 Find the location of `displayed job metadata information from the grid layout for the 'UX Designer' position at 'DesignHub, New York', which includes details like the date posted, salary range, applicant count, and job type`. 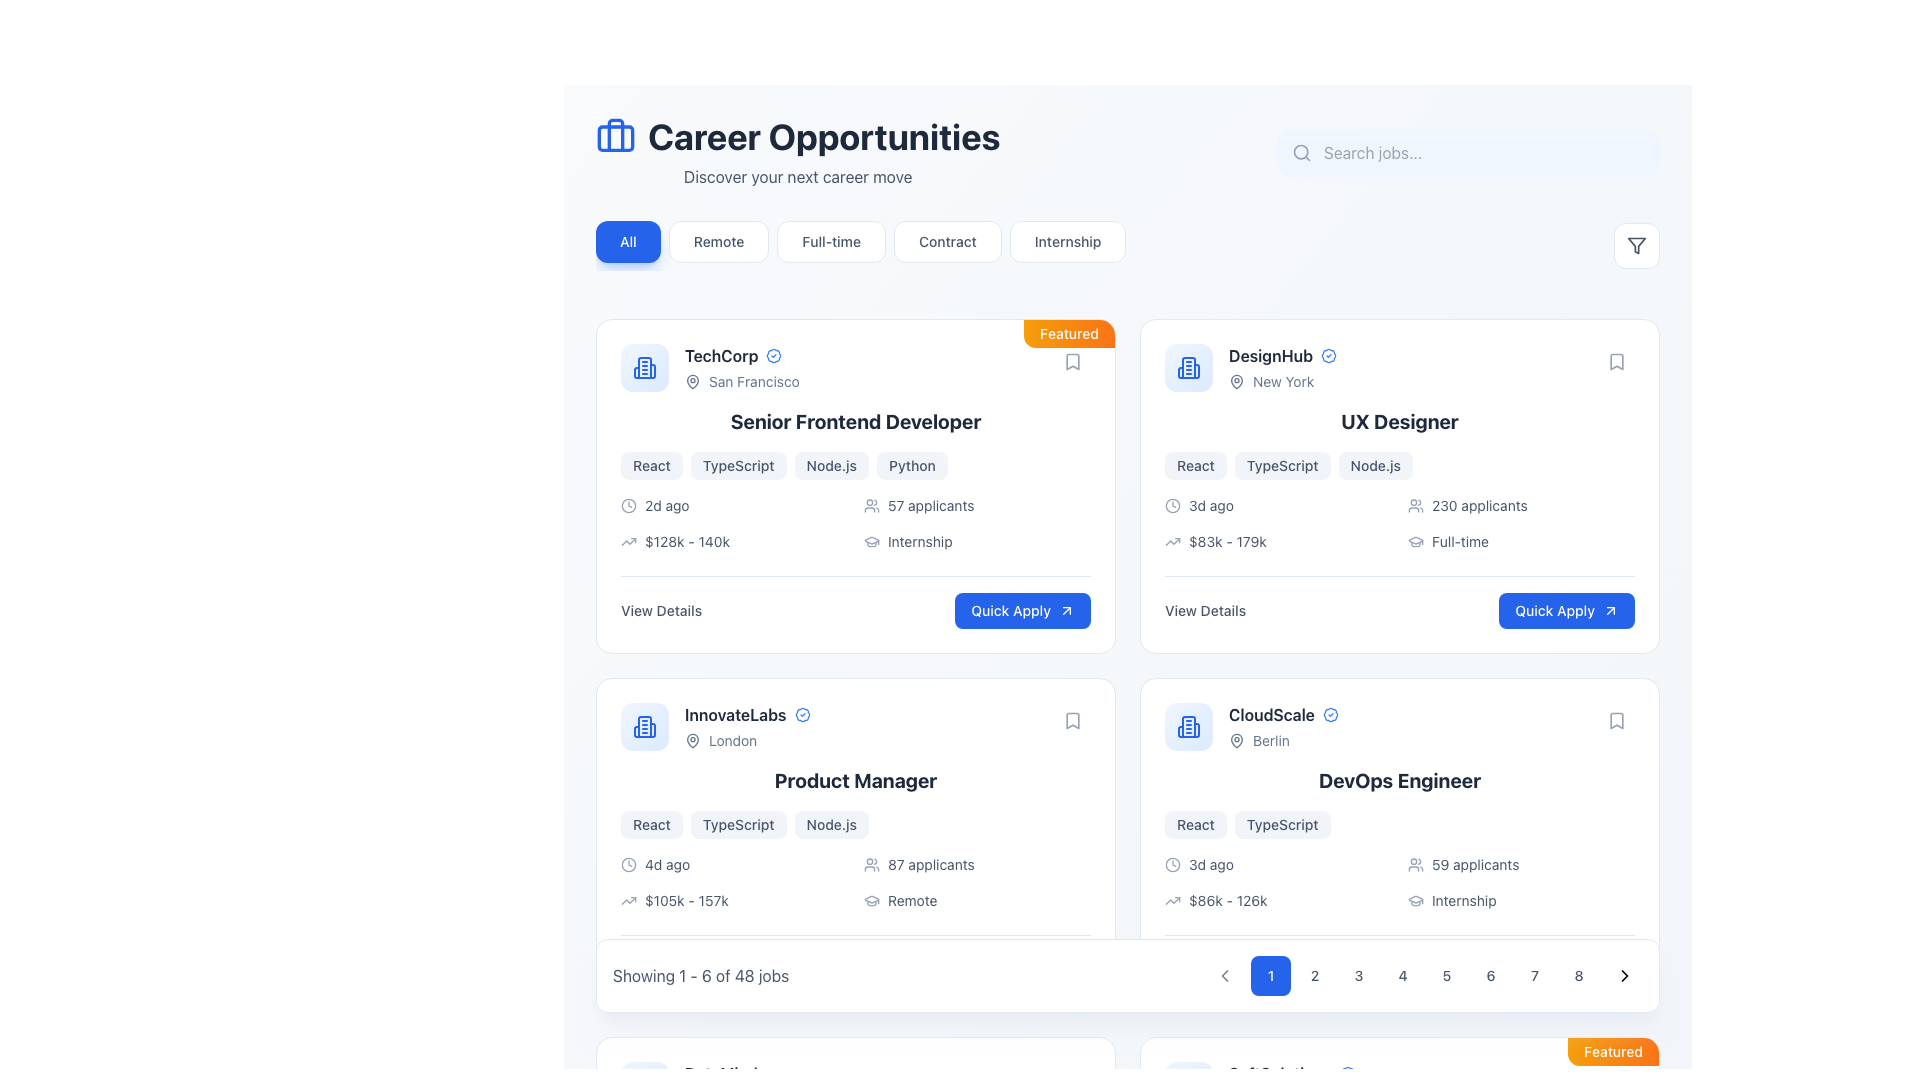

displayed job metadata information from the grid layout for the 'UX Designer' position at 'DesignHub, New York', which includes details like the date posted, salary range, applicant count, and job type is located at coordinates (1399, 523).